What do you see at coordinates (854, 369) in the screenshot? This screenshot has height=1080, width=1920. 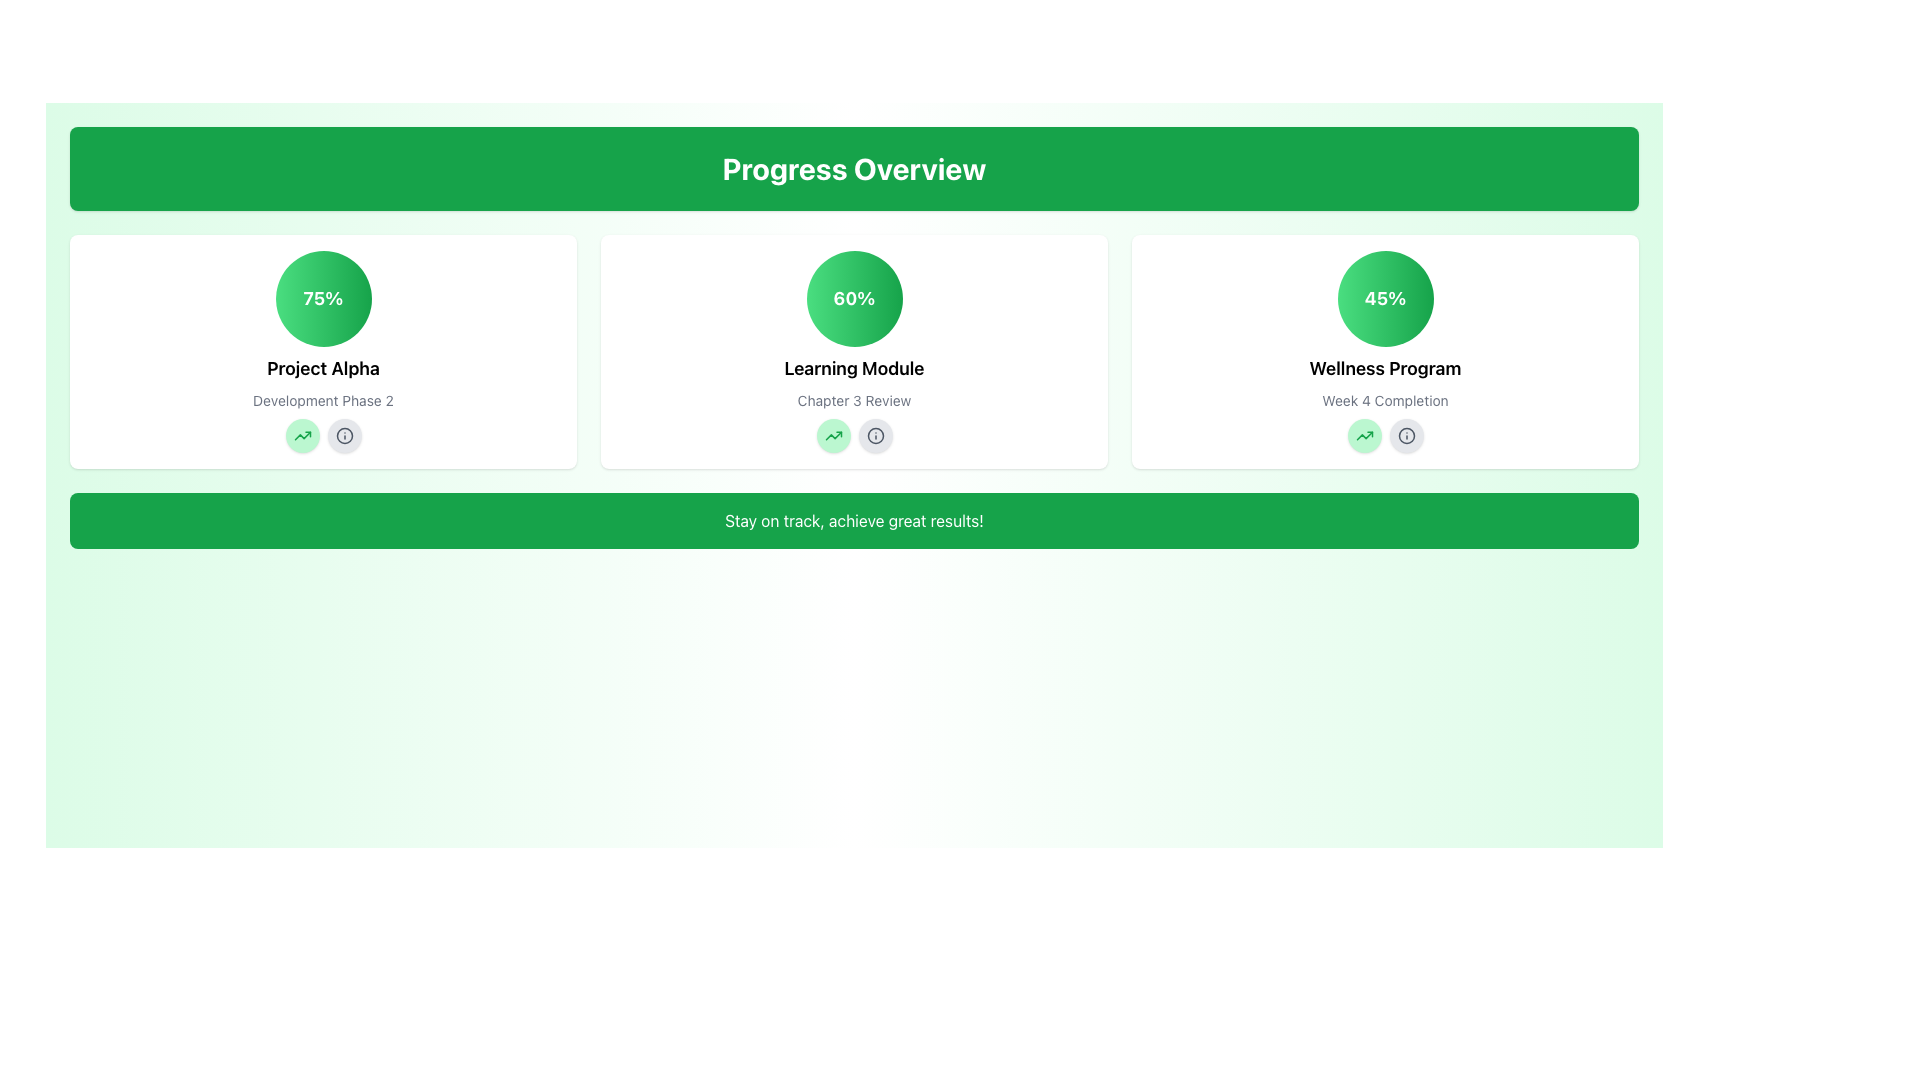 I see `the Text Label that identifies the module or activity, positioned directly below a green circular percentage value and centered among three horizontally aligned boxes` at bounding box center [854, 369].